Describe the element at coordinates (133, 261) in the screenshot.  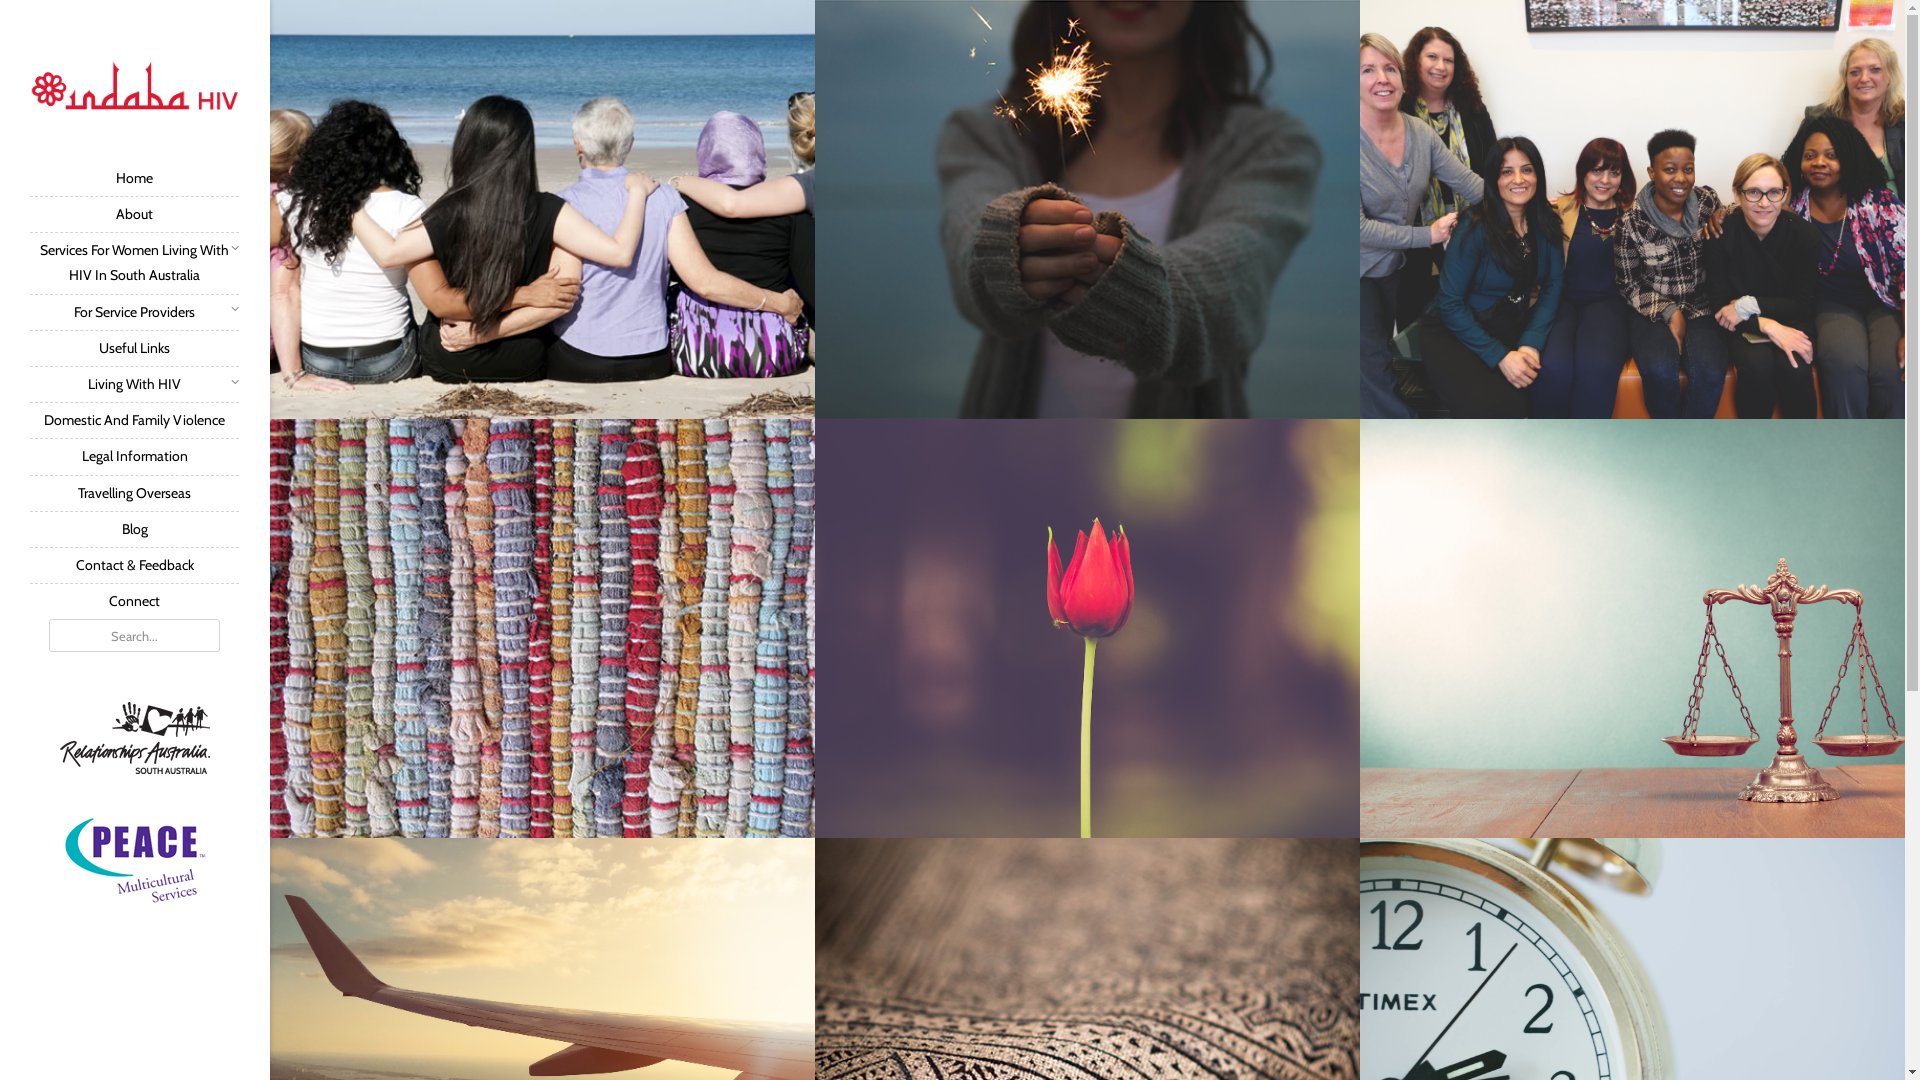
I see `'Services For Women Living With HIV In South Australia'` at that location.